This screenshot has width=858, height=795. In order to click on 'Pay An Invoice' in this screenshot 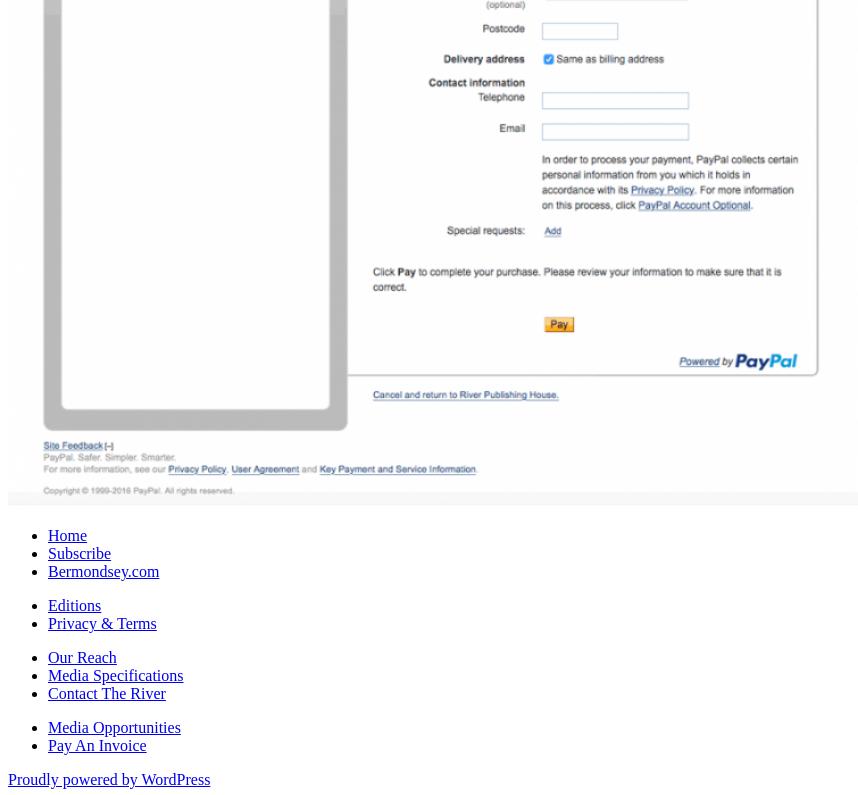, I will do `click(97, 743)`.